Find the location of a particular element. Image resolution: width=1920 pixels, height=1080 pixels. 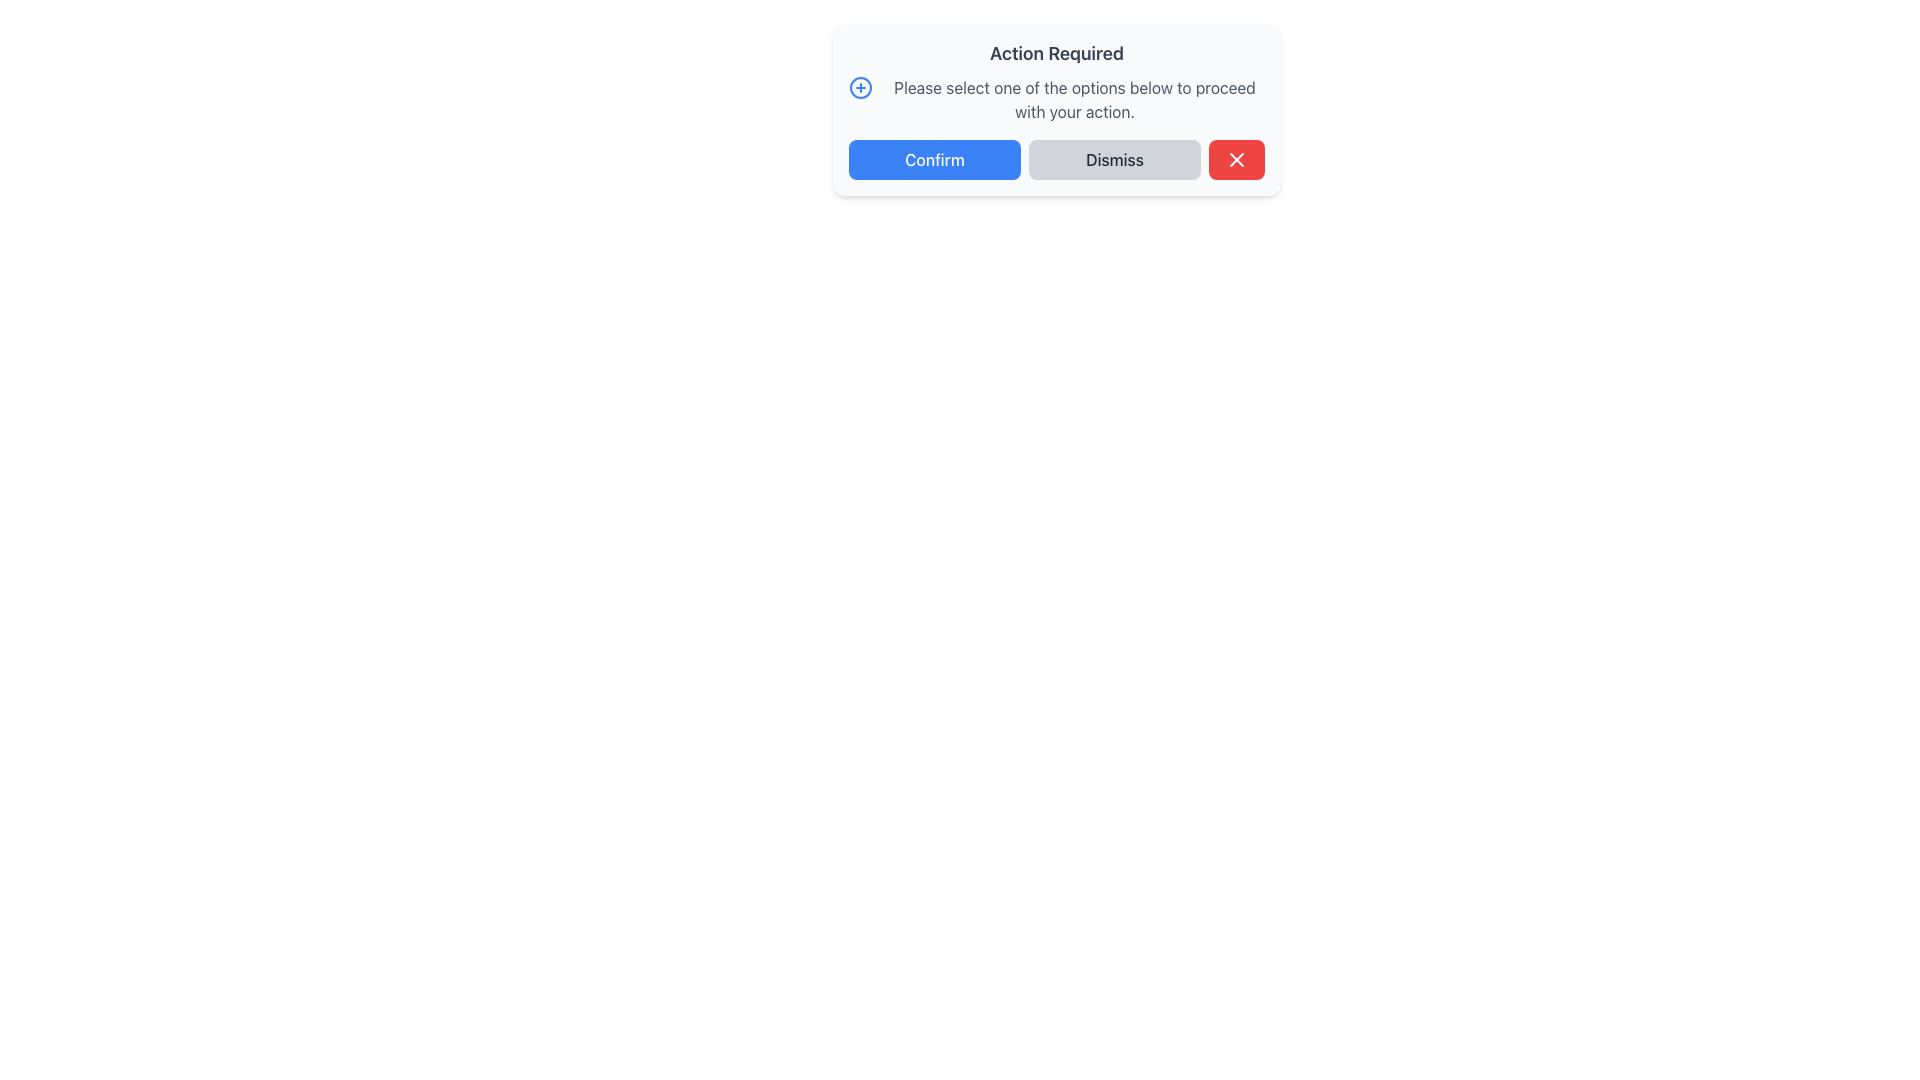

the 'Dismiss' button, which is a rectangular button with rounded edges and a light gray background, located centrally in the dialog box titled 'Action Required' is located at coordinates (1113, 158).